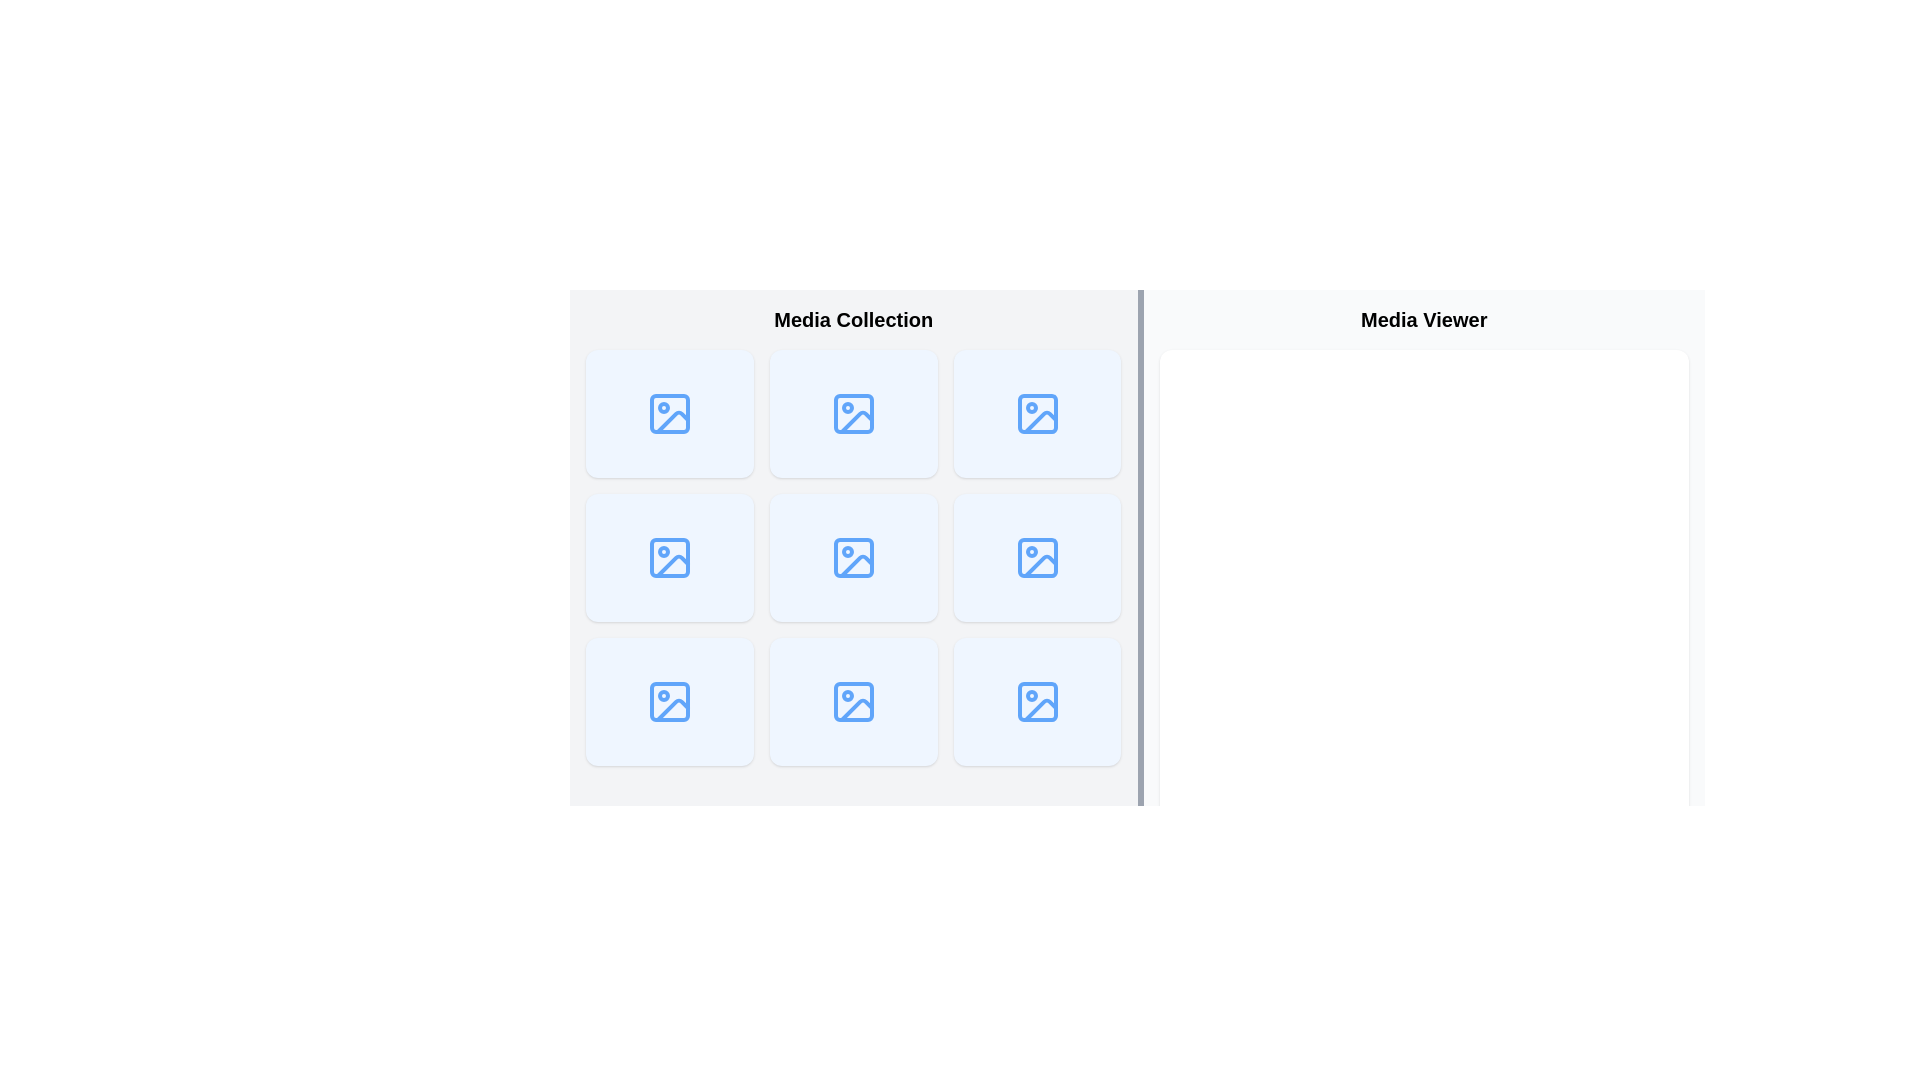 The height and width of the screenshot is (1080, 1920). I want to click on the non-interactive light blue rectangle located in the second row and second column of the grid layout, so click(669, 558).